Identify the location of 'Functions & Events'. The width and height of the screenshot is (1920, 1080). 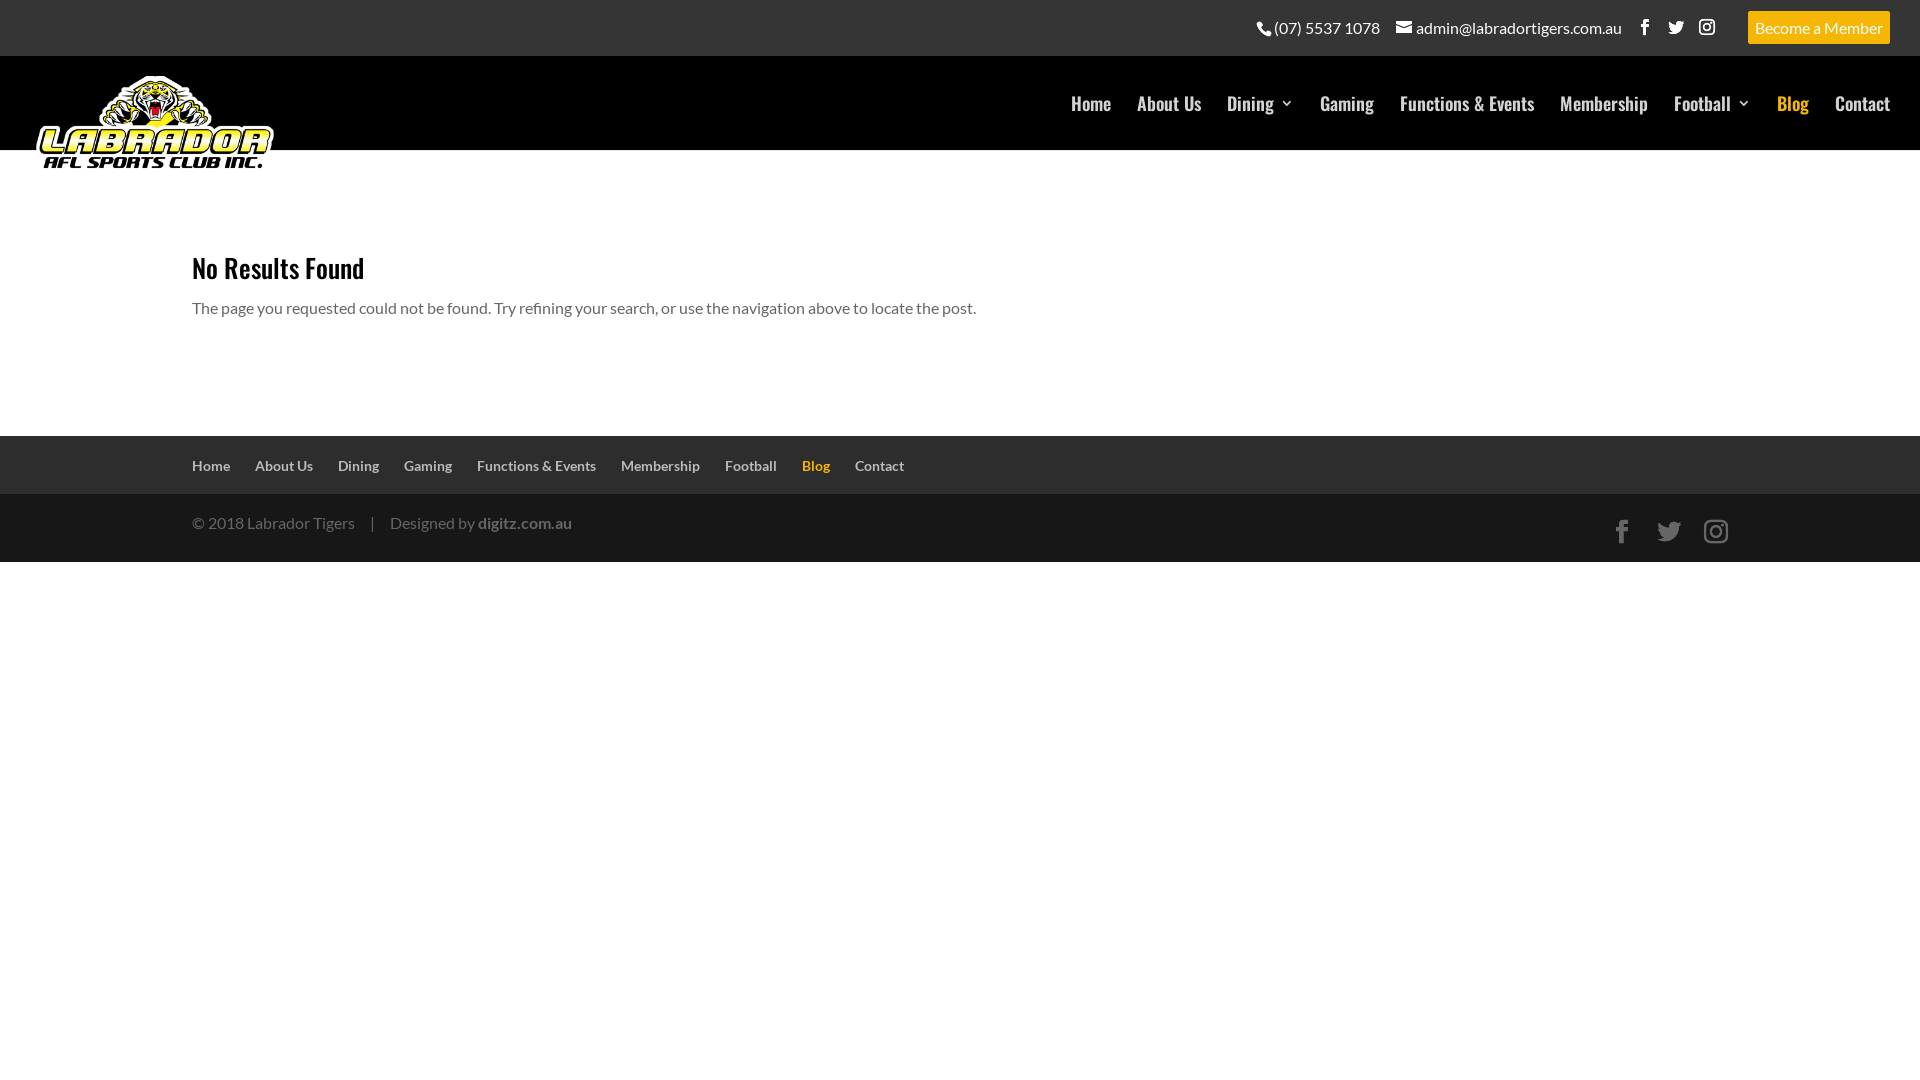
(1467, 123).